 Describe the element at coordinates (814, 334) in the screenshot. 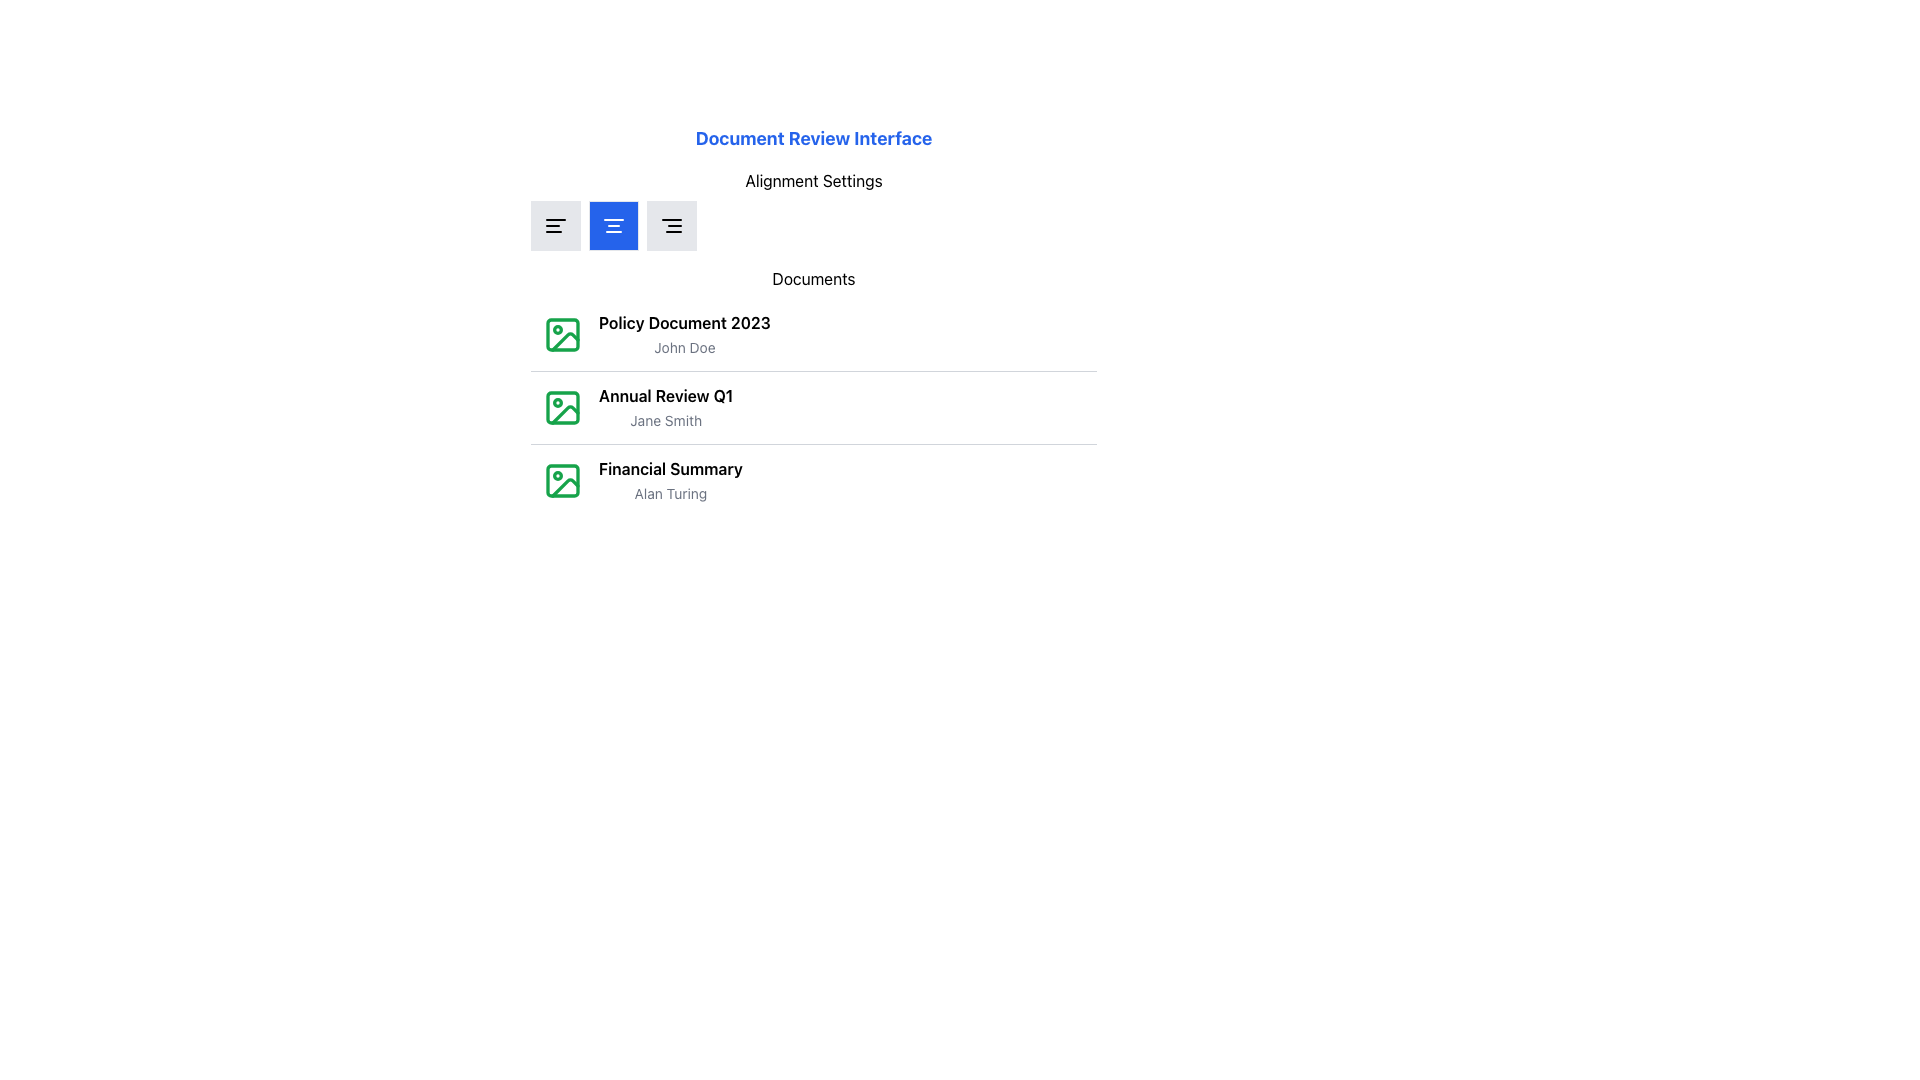

I see `the list entry titled 'Policy Document 2023' by author 'John Doe'` at that location.